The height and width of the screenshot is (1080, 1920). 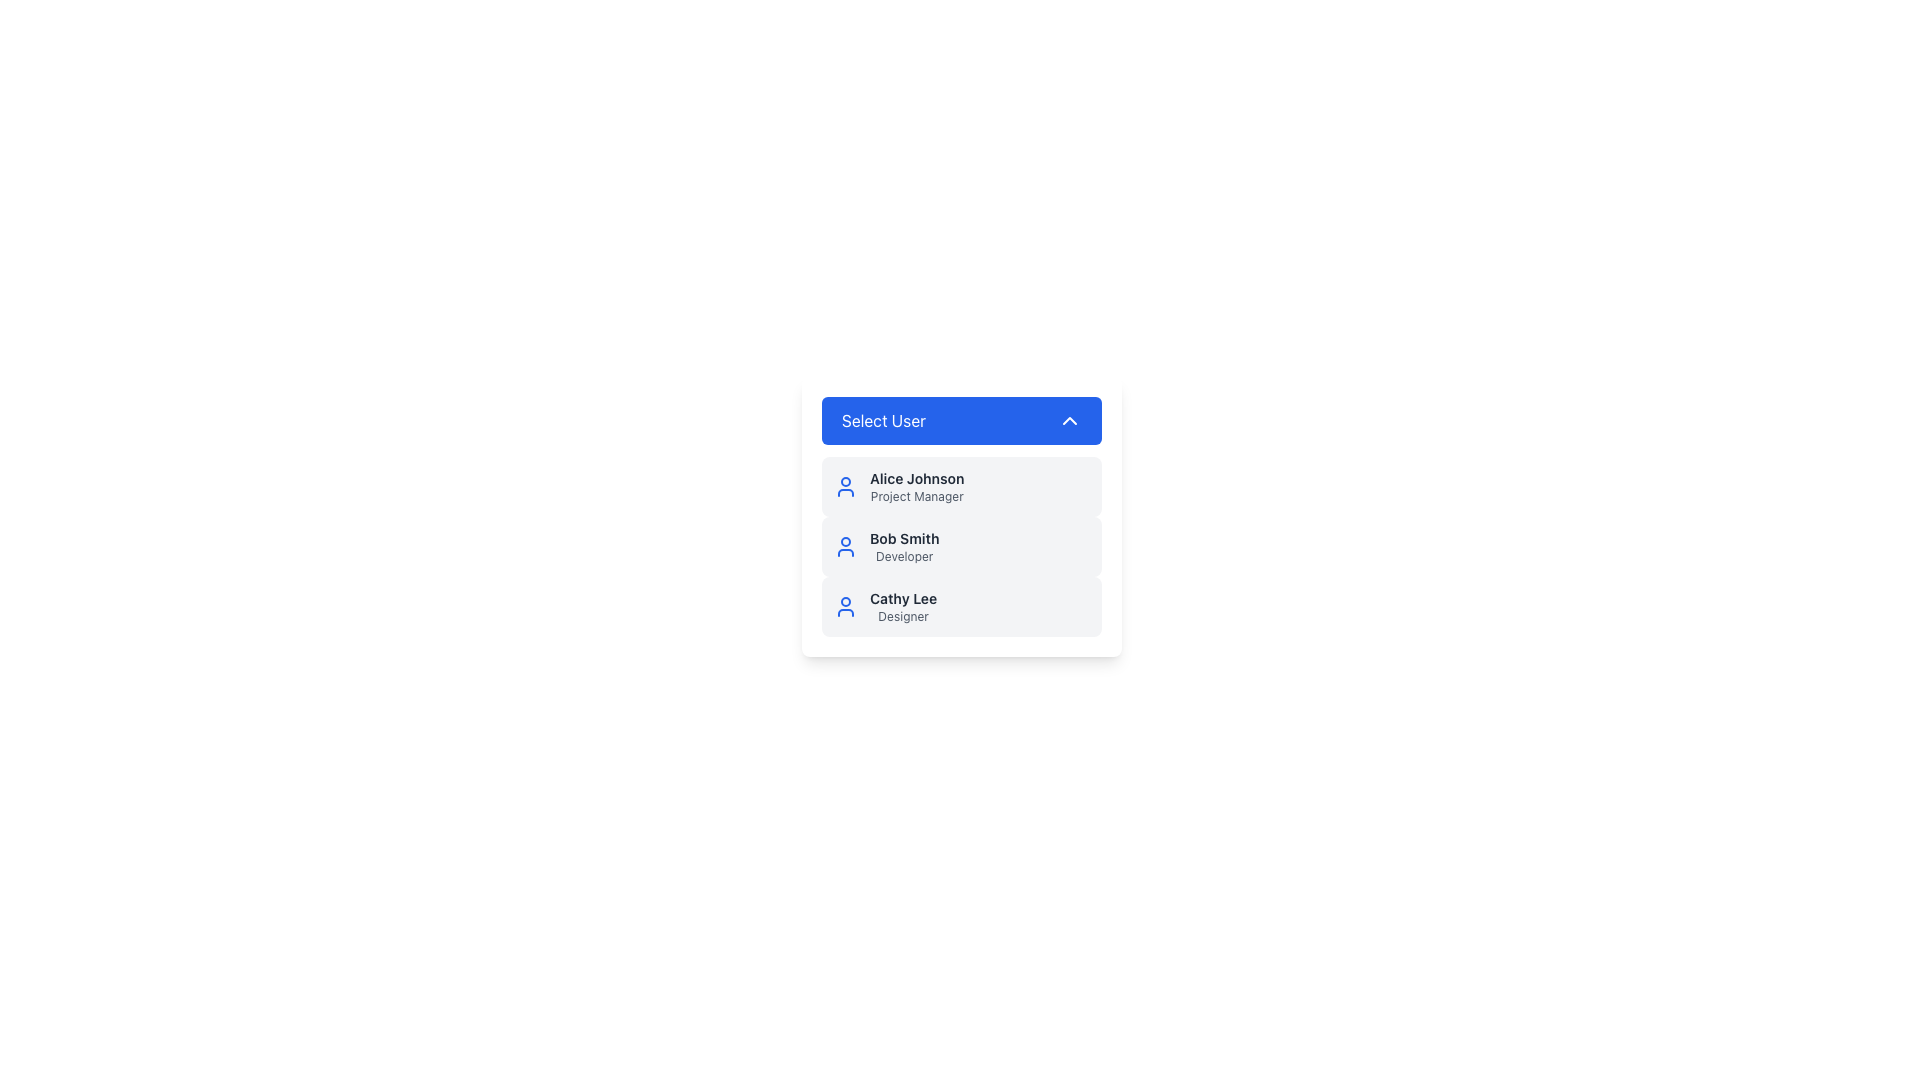 I want to click on the selectable option for user Alice Johnson in the first row of the user selection dropdown list, so click(x=916, y=486).